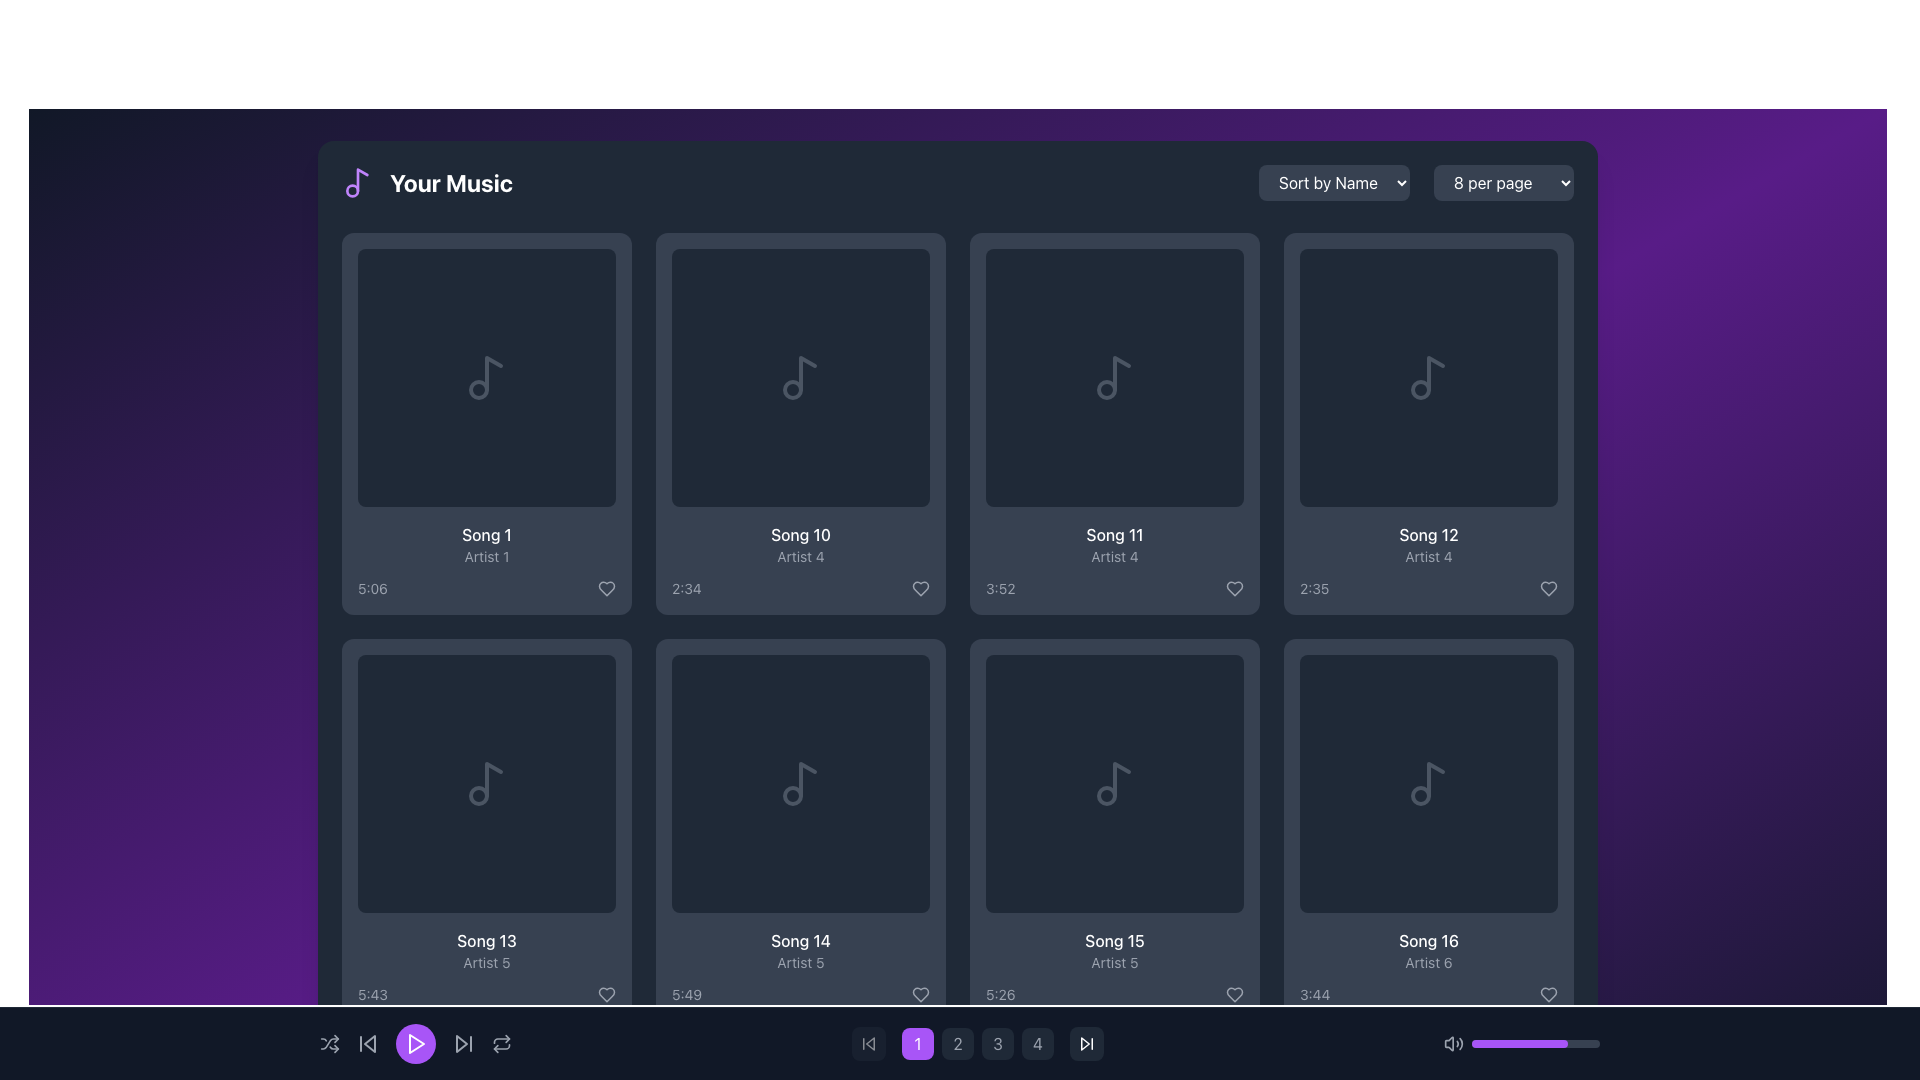 Image resolution: width=1920 pixels, height=1080 pixels. What do you see at coordinates (1113, 556) in the screenshot?
I see `the static text element displaying the artist's name associated with the song, which is positioned under 'Song 11' and above '3:52'` at bounding box center [1113, 556].